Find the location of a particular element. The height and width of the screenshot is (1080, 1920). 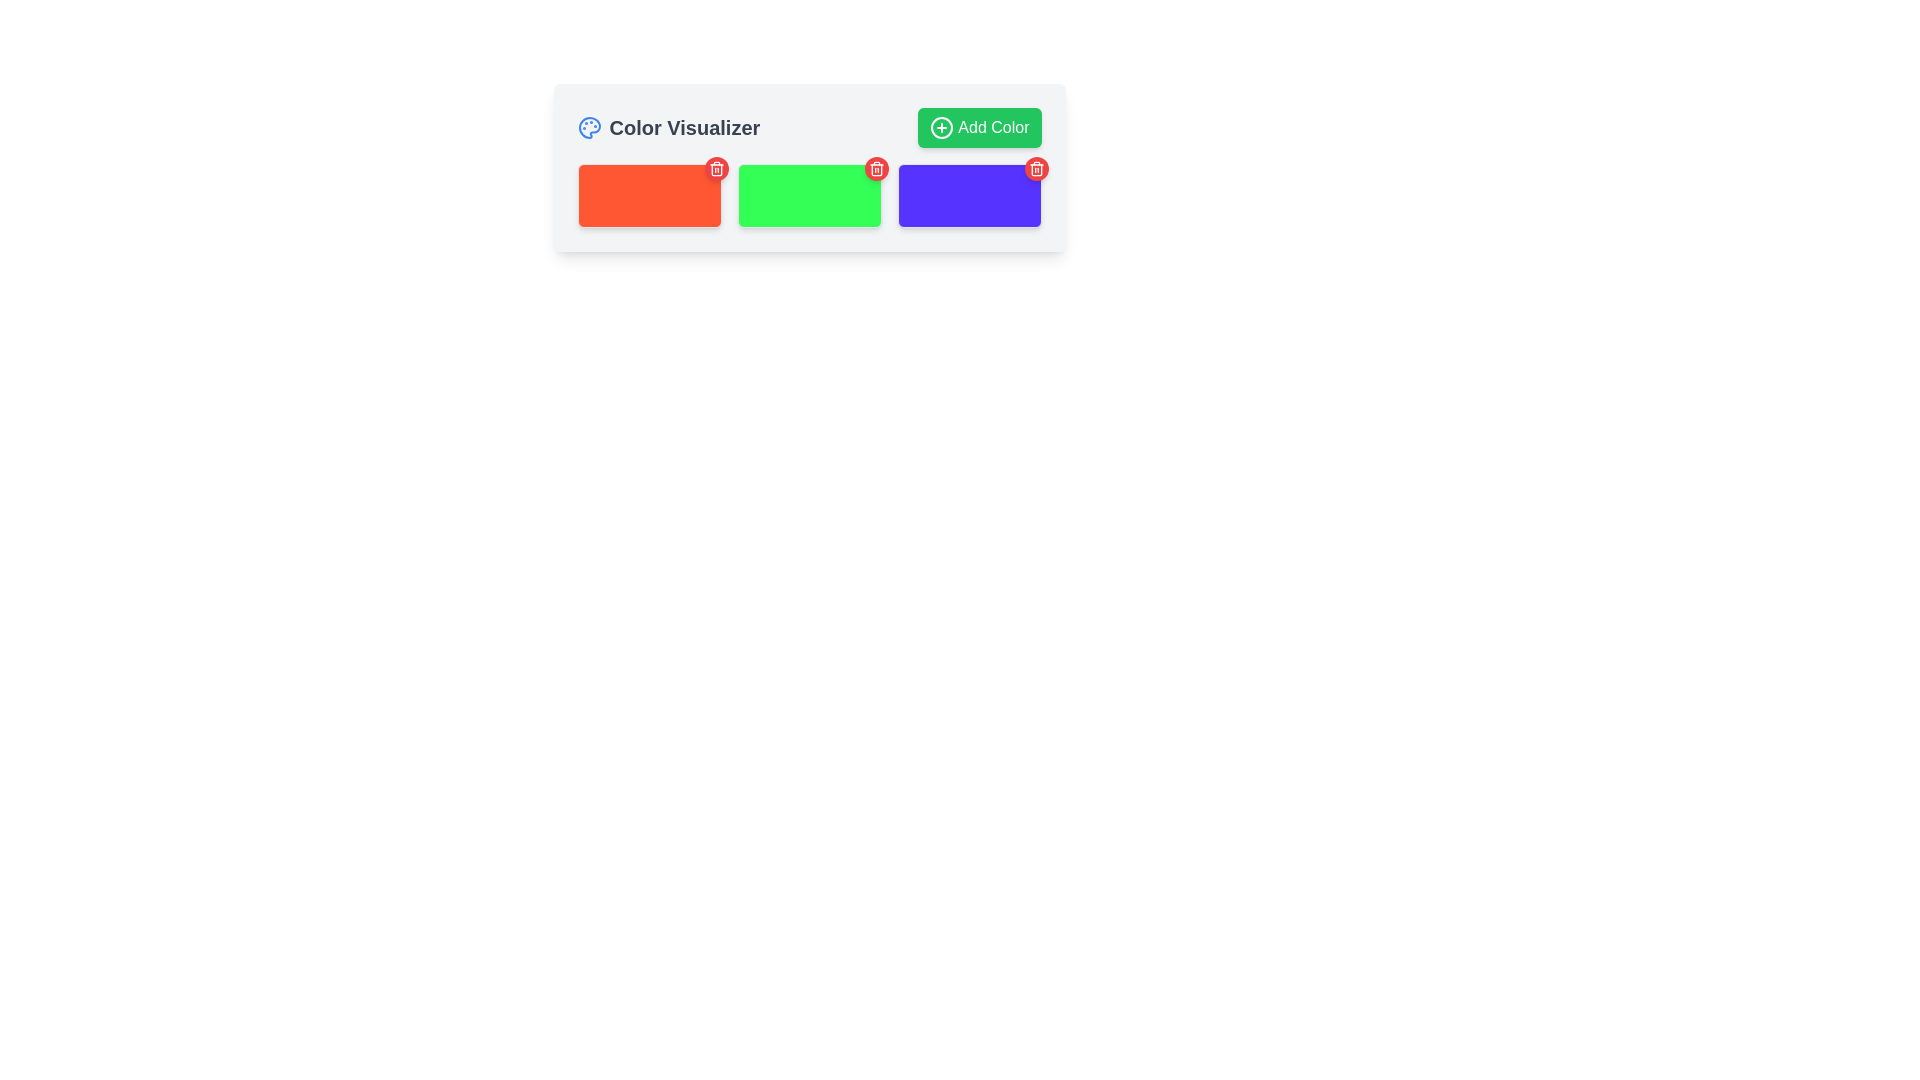

the third delete button located at the top-right corner of the third blue card is located at coordinates (1036, 168).